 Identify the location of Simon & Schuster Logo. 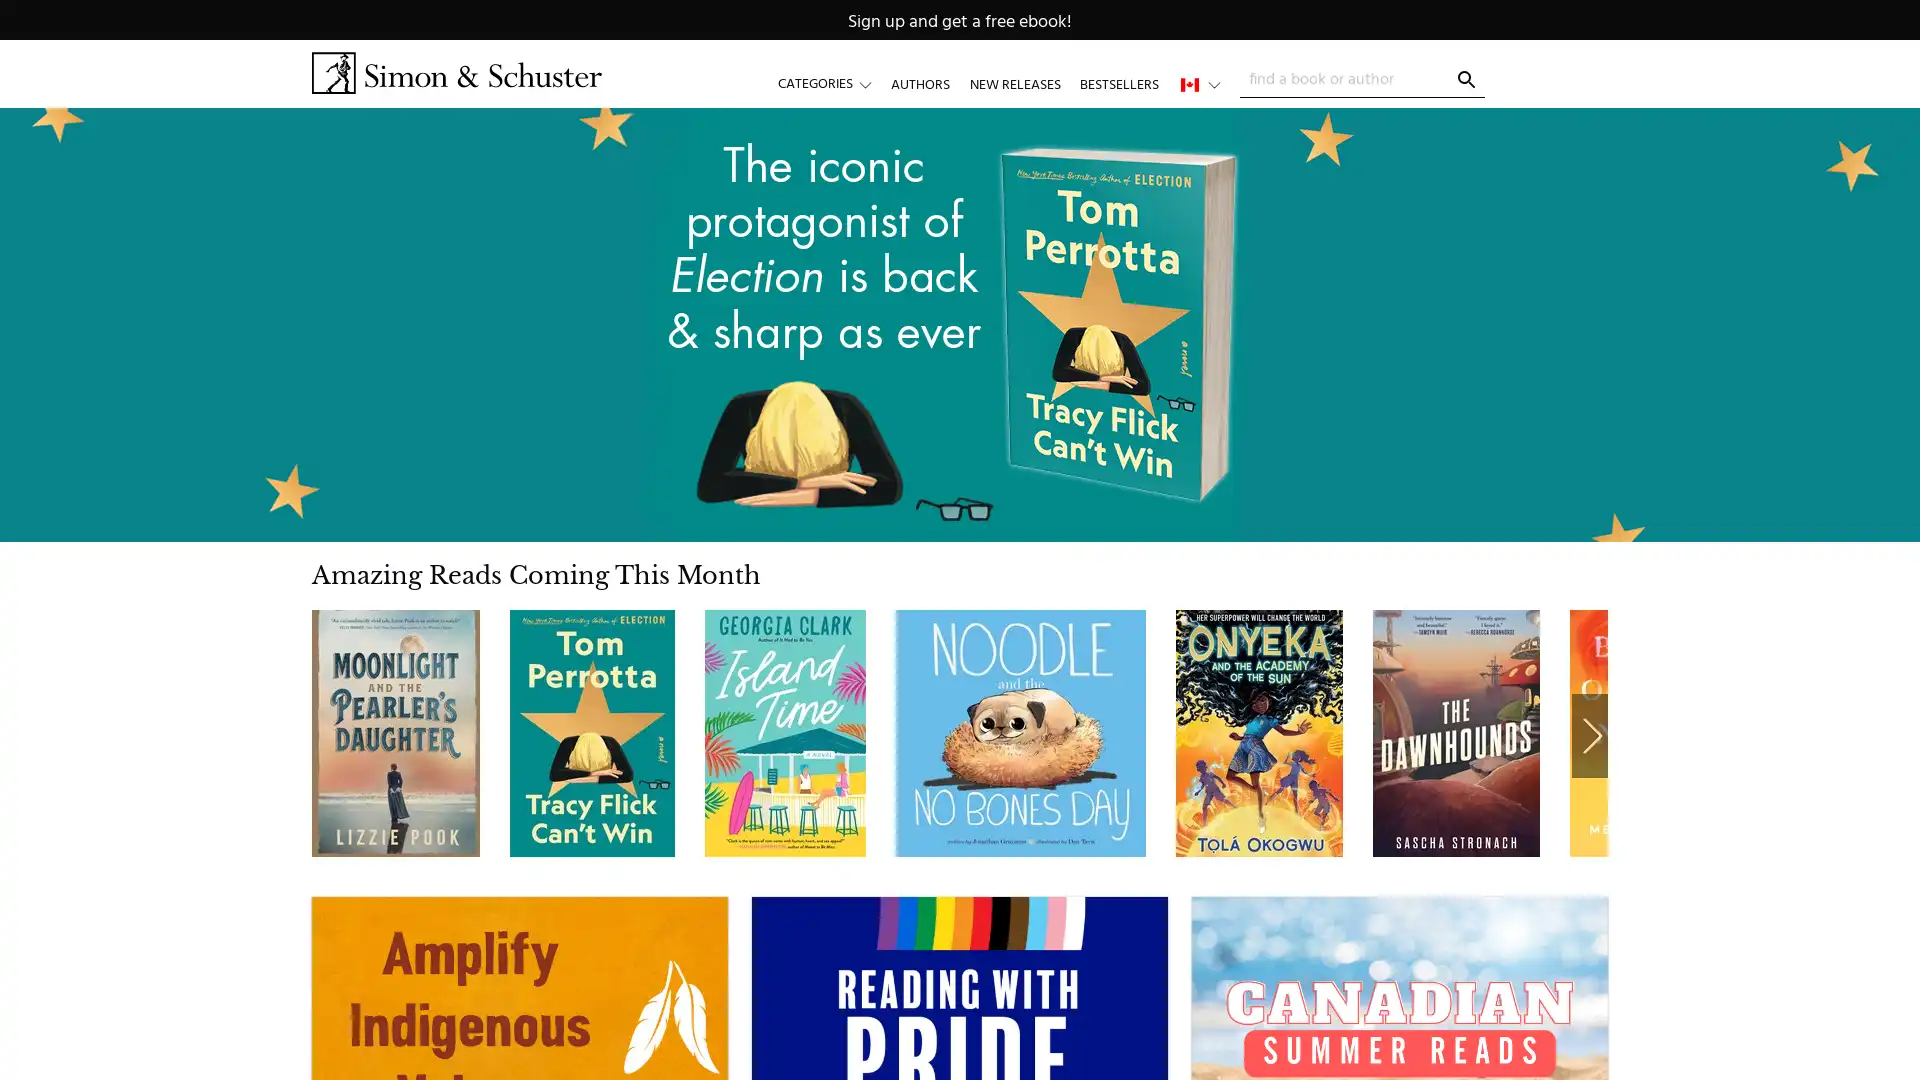
(455, 72).